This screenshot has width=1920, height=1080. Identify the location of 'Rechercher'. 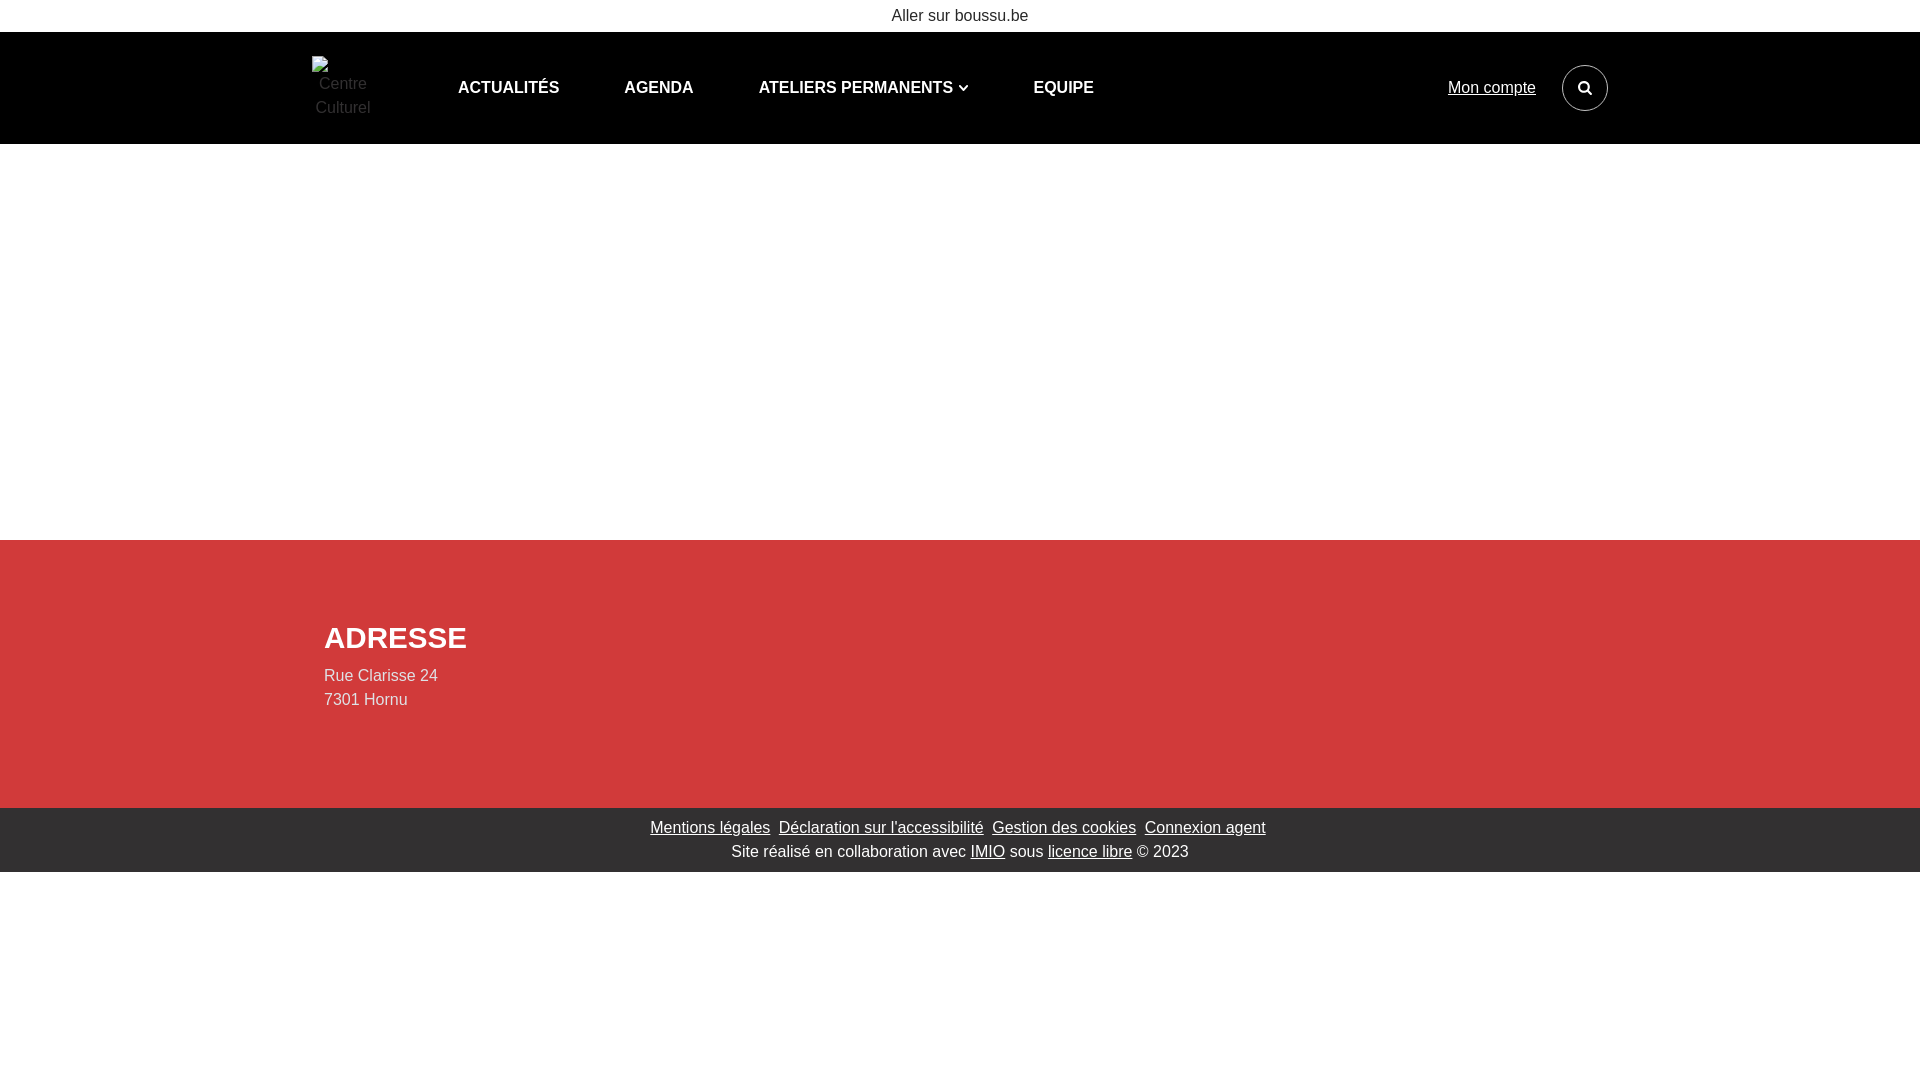
(1583, 87).